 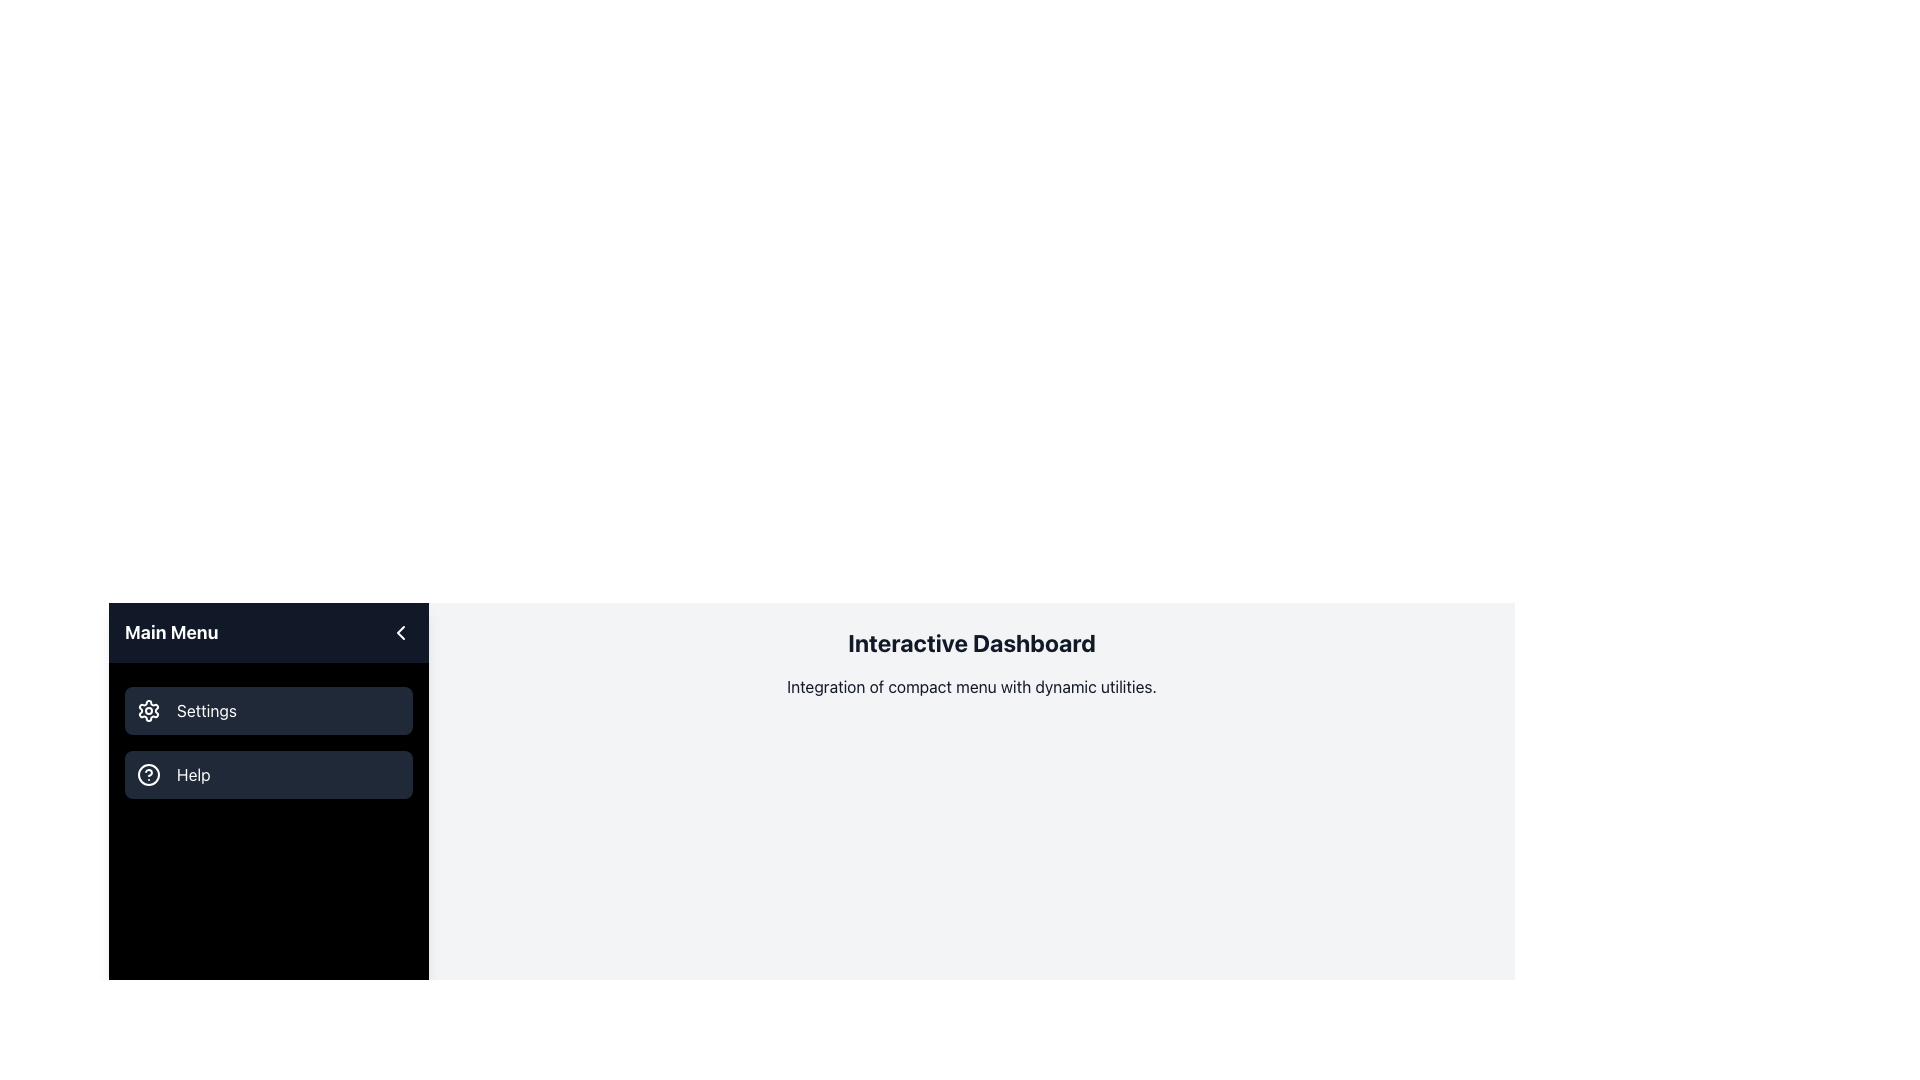 I want to click on the 'Help' text label, which is displayed in white font within the second menu item of the 'Main Menu' sidebar, located to the right of a circular question mark icon, so click(x=193, y=774).